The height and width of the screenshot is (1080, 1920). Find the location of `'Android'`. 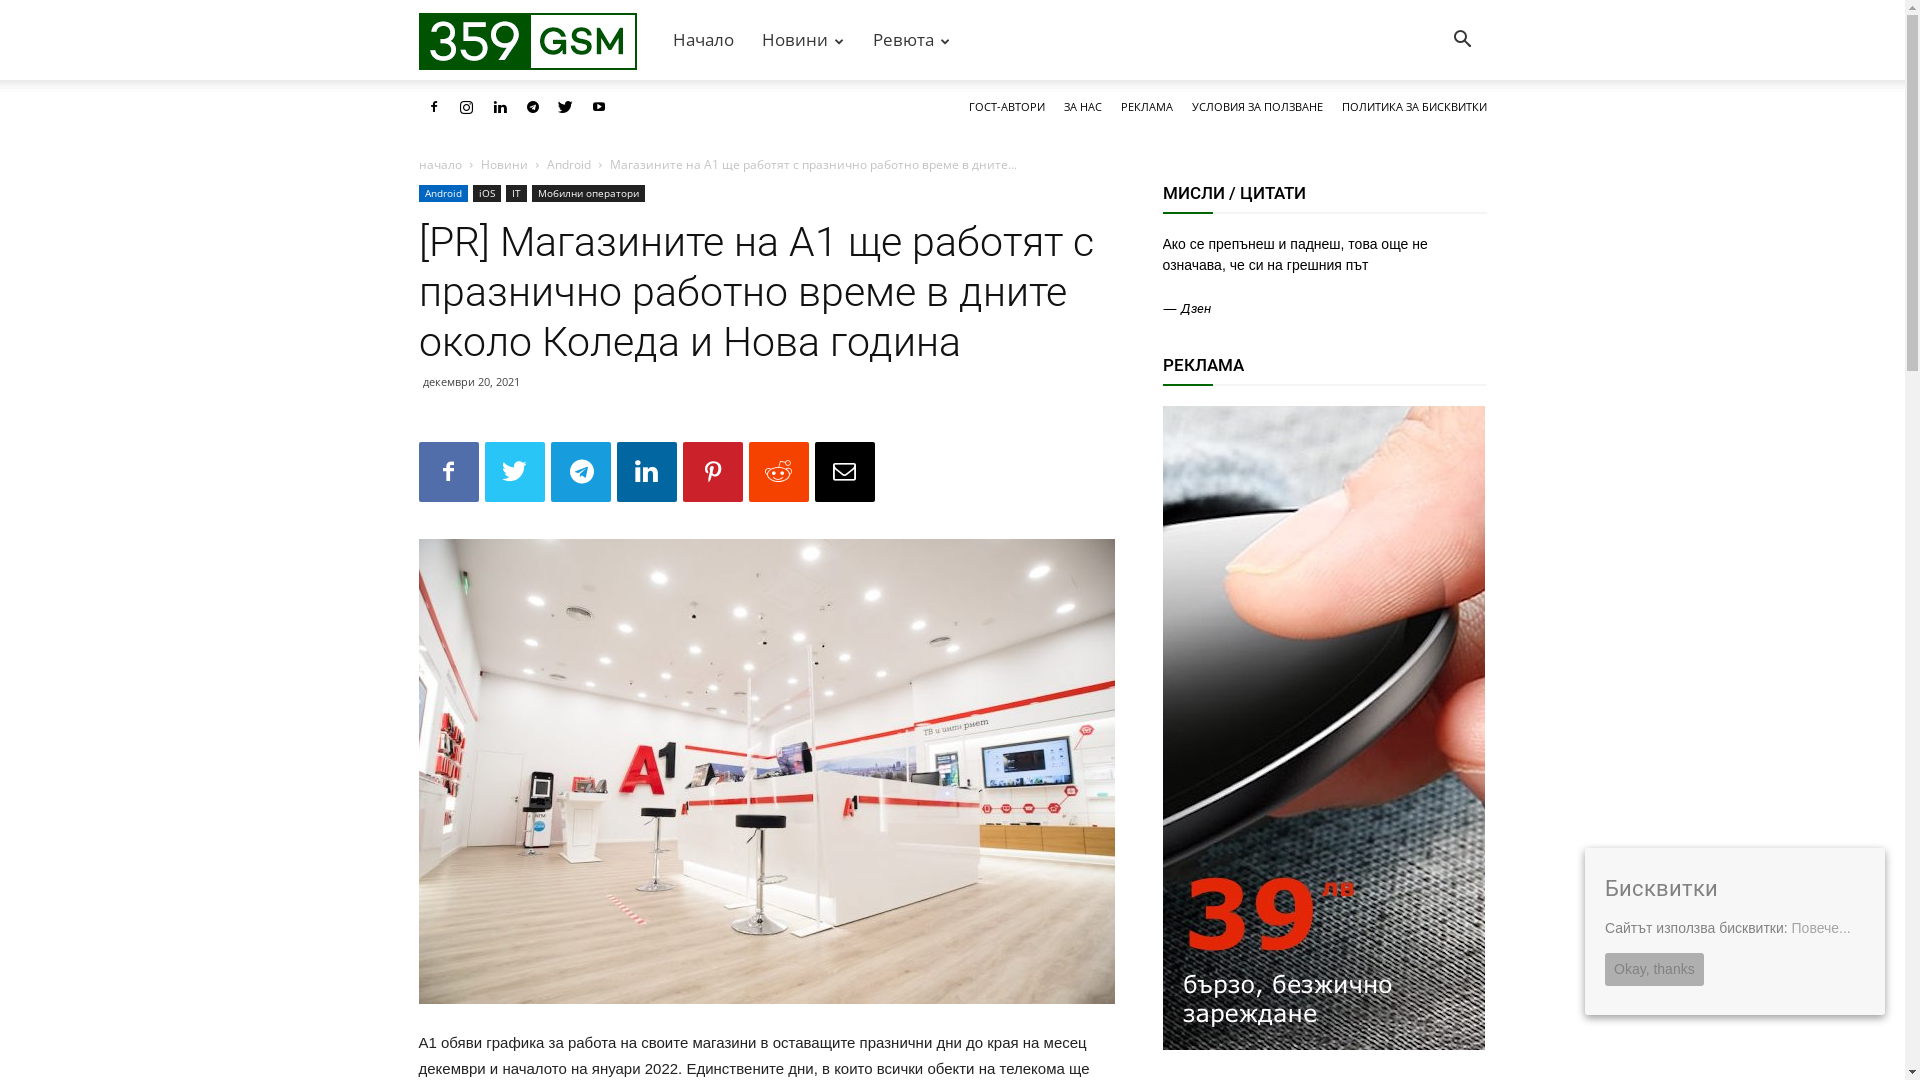

'Android' is located at coordinates (416, 193).